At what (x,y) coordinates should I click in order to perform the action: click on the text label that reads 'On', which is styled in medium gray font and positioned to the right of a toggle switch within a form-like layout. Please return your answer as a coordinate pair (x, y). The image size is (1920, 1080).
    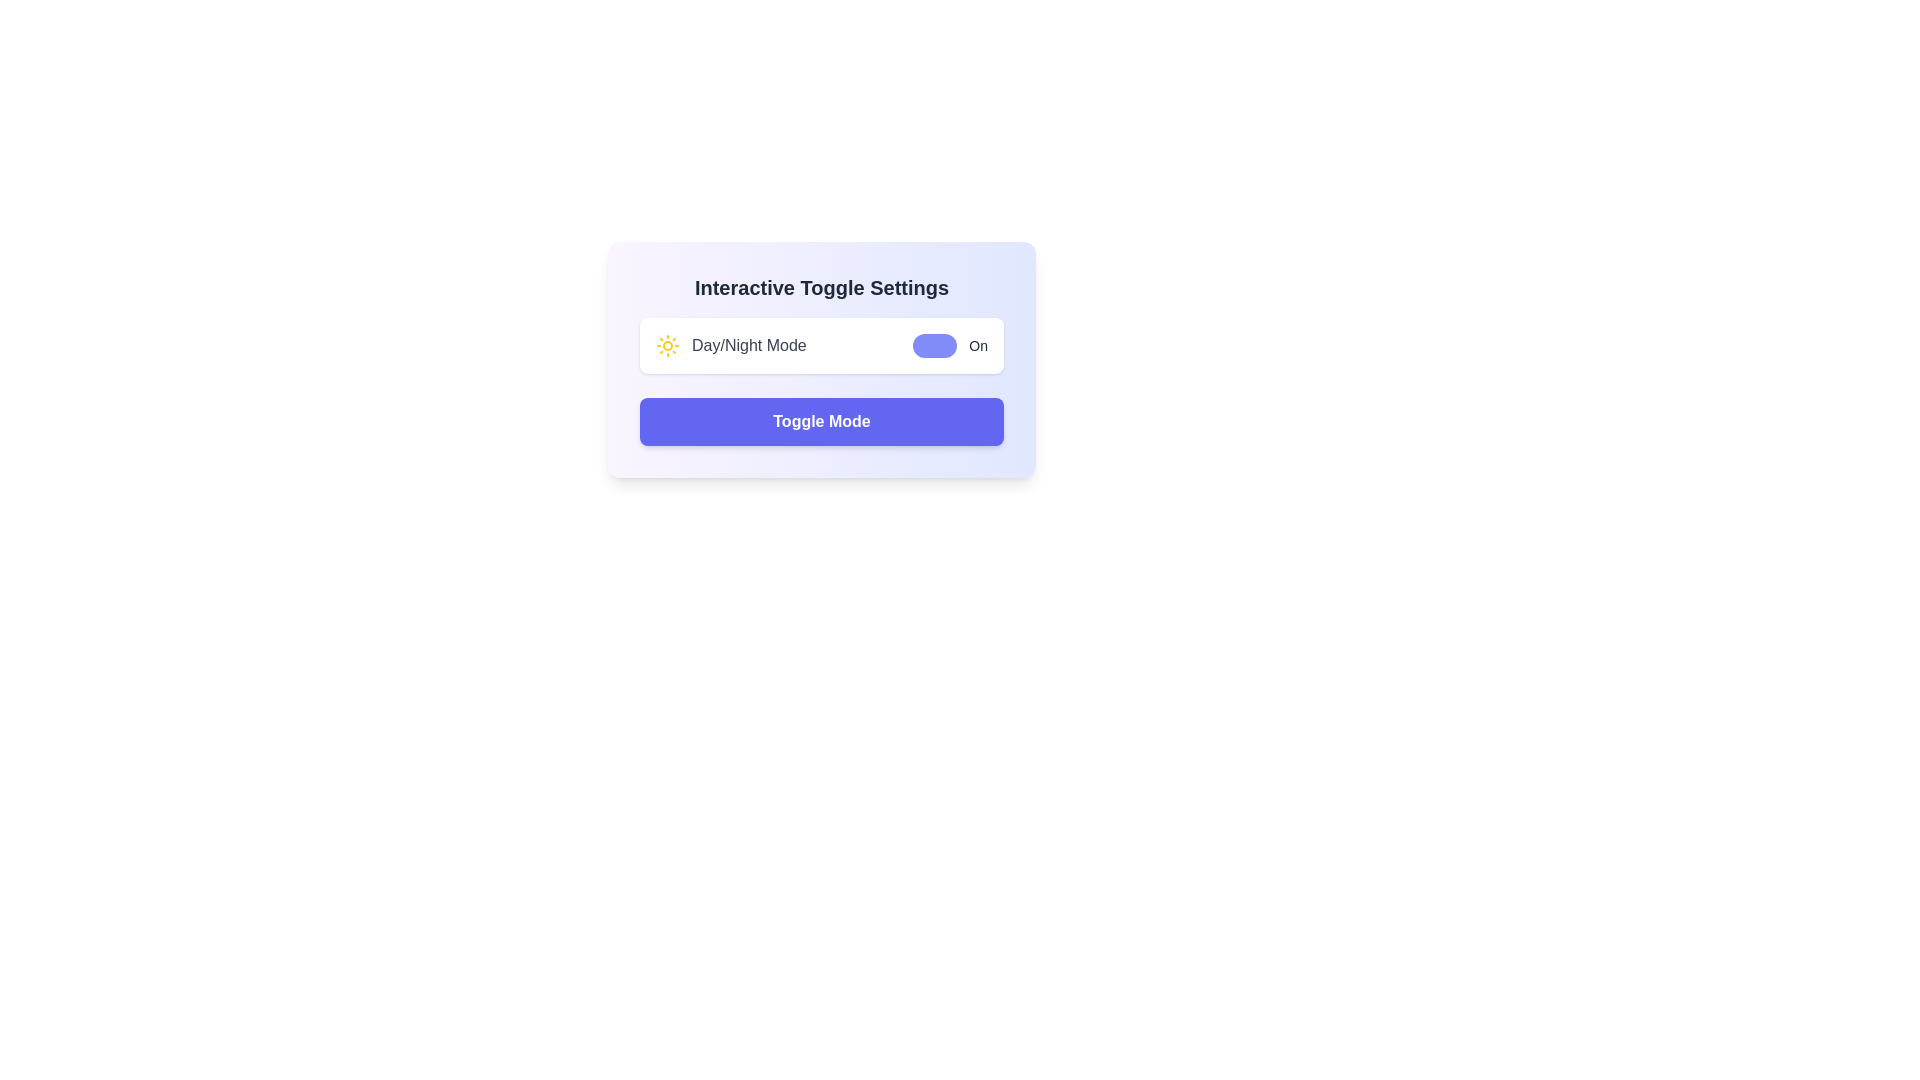
    Looking at the image, I should click on (978, 345).